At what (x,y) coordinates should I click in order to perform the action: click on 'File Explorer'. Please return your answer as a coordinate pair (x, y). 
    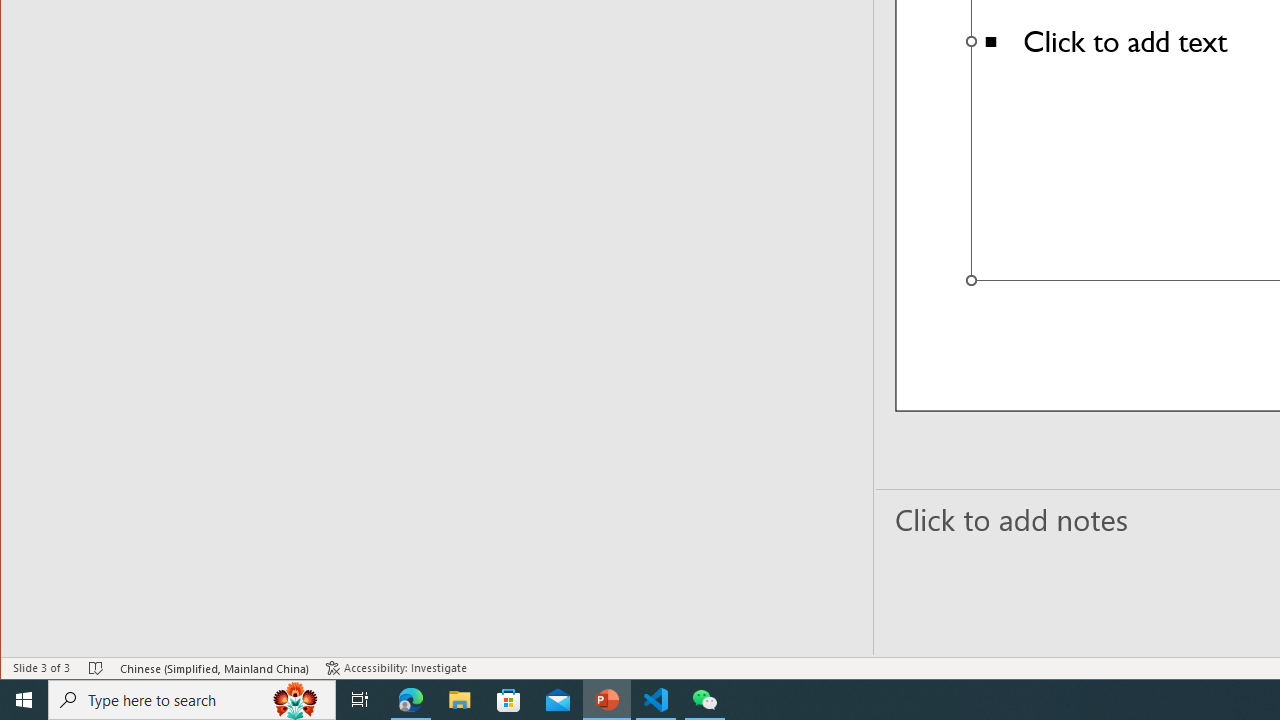
    Looking at the image, I should click on (459, 698).